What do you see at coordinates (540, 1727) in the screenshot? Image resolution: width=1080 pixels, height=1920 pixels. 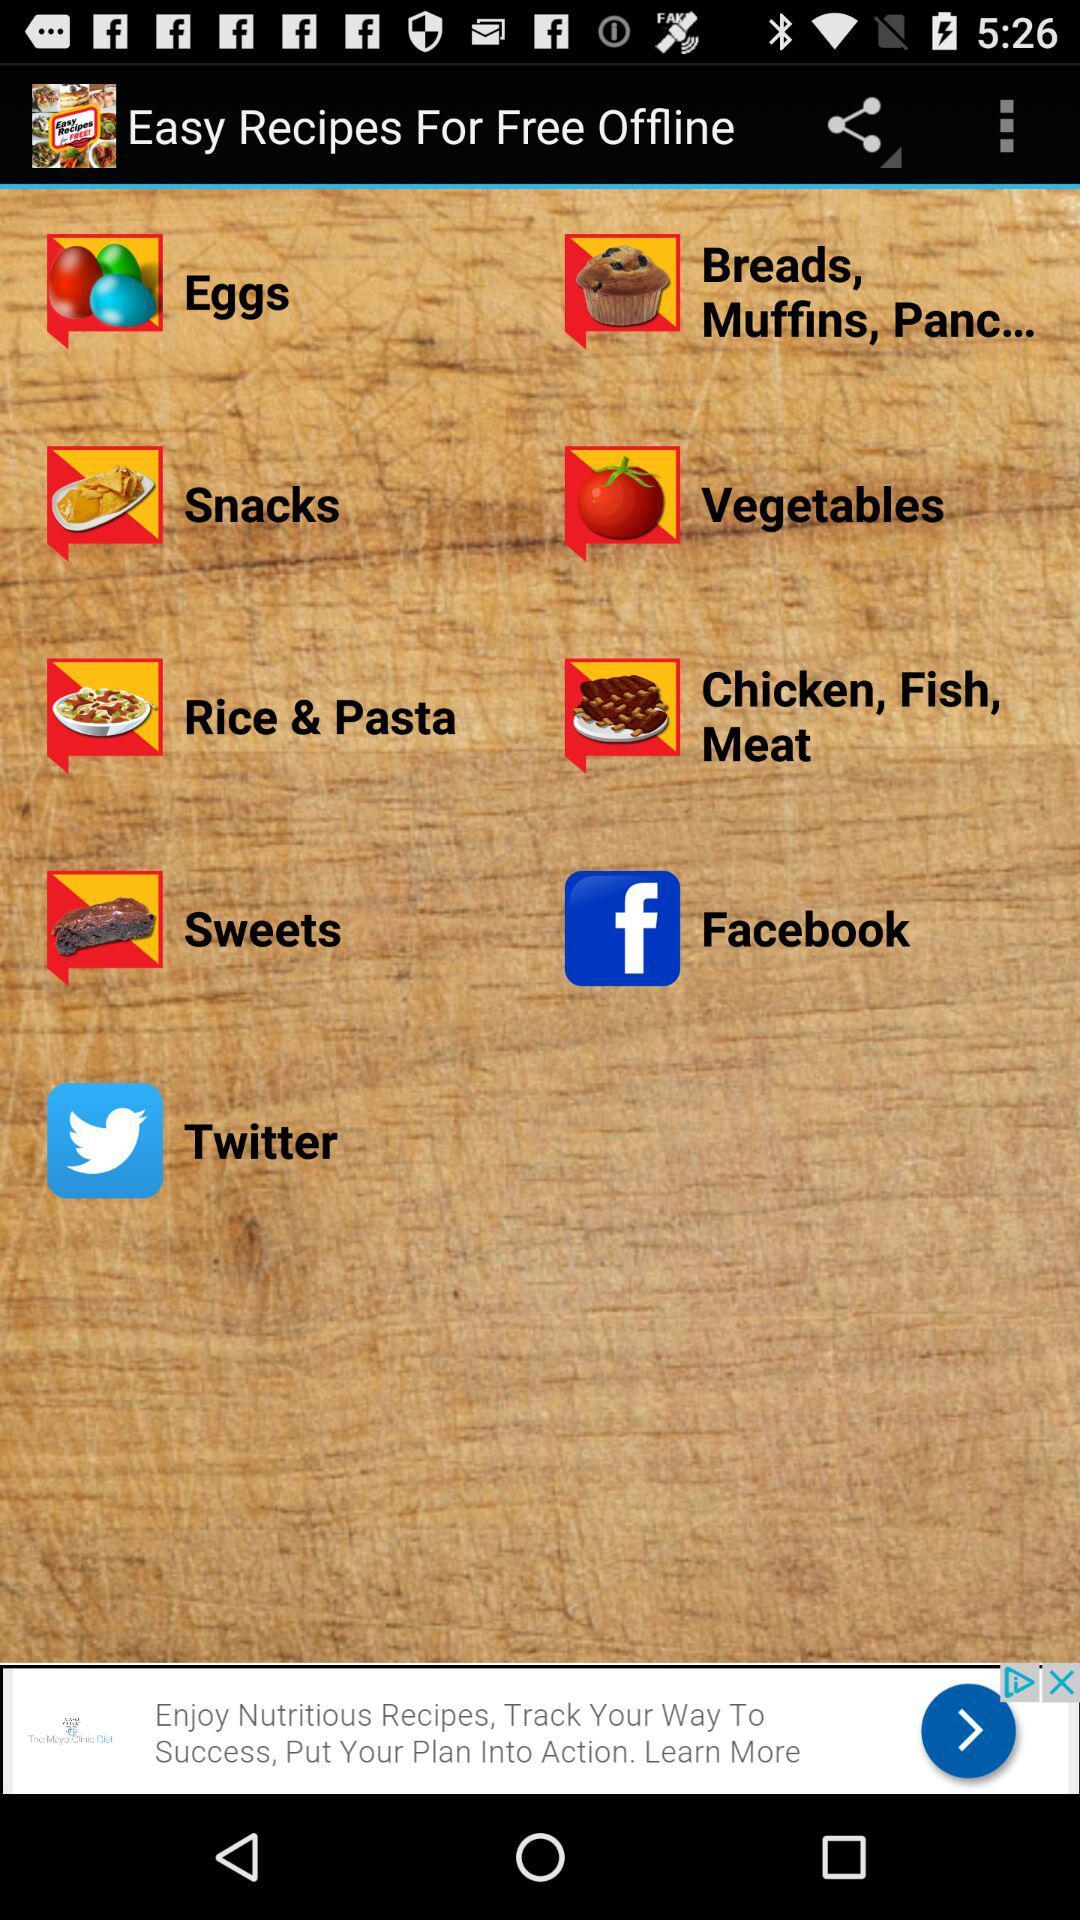 I see `click the advertisement` at bounding box center [540, 1727].